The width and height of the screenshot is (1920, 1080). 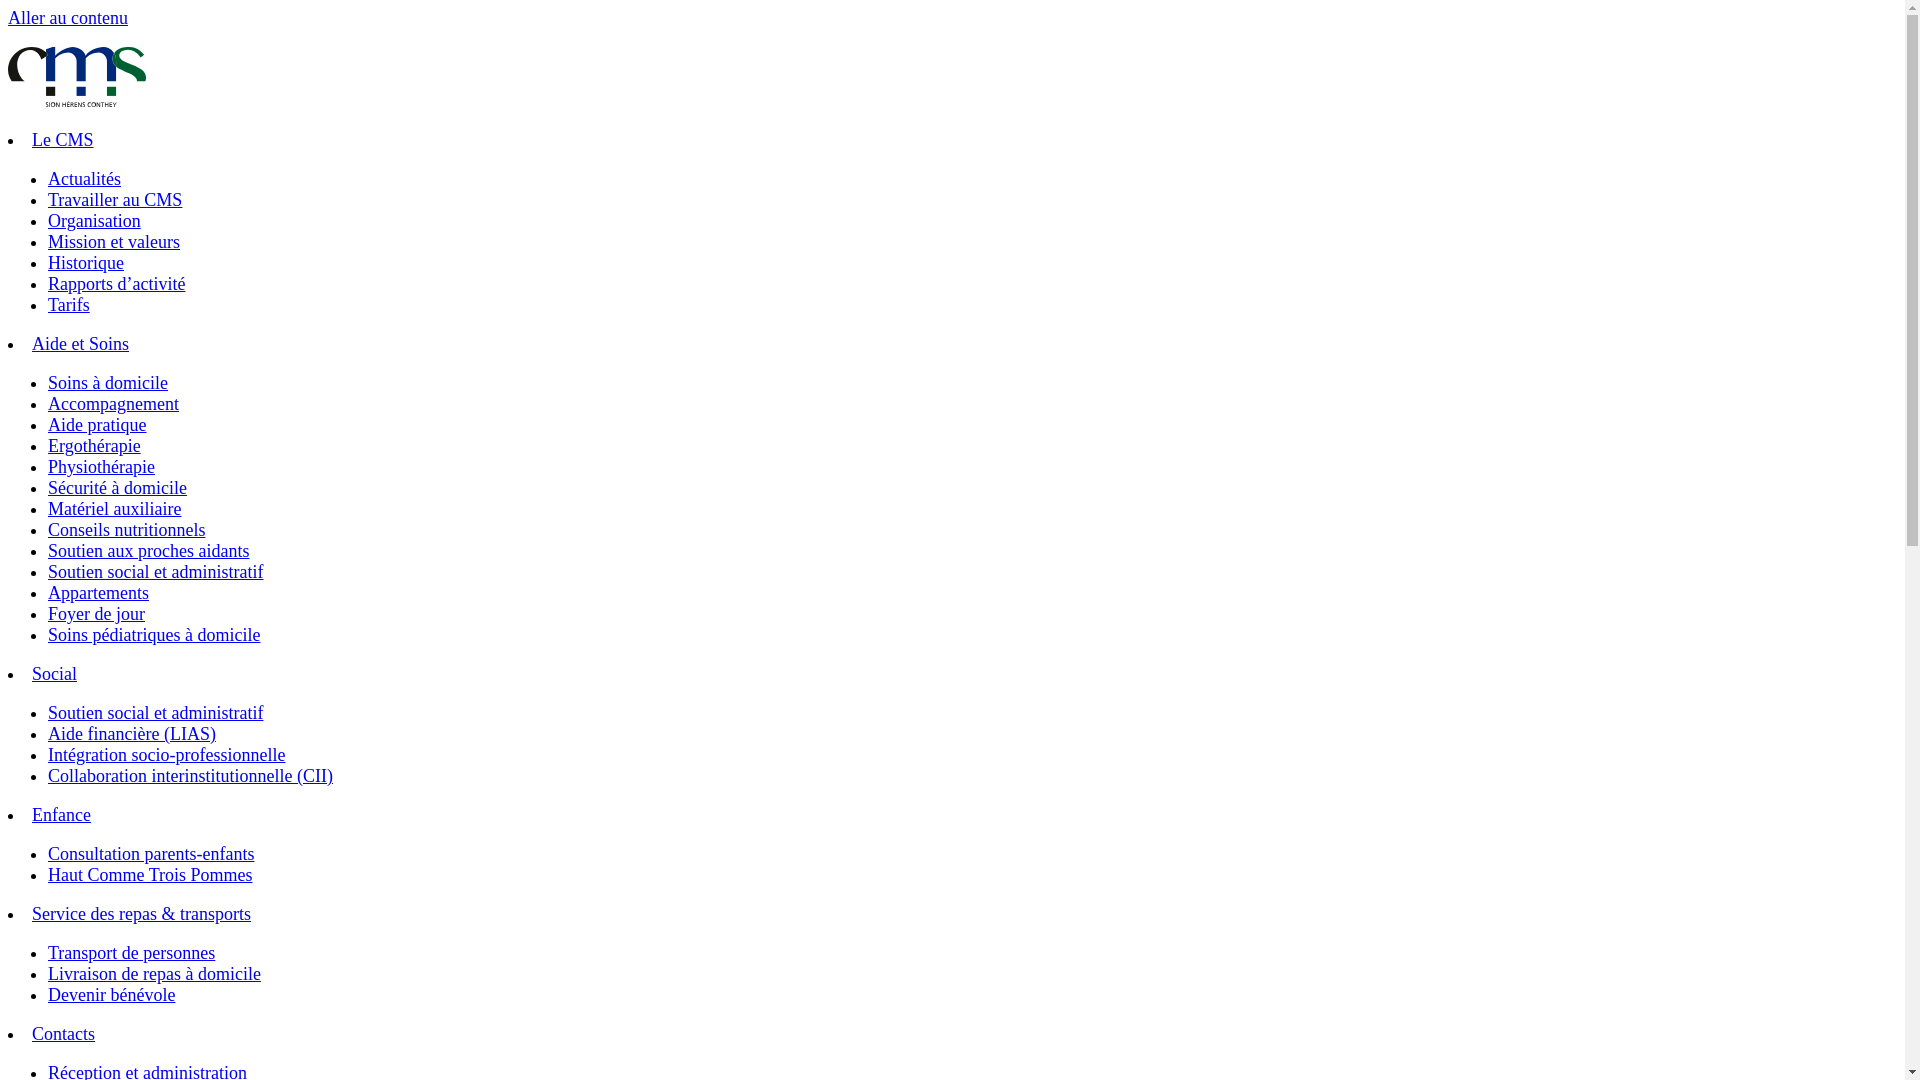 What do you see at coordinates (67, 18) in the screenshot?
I see `'Aller au contenu'` at bounding box center [67, 18].